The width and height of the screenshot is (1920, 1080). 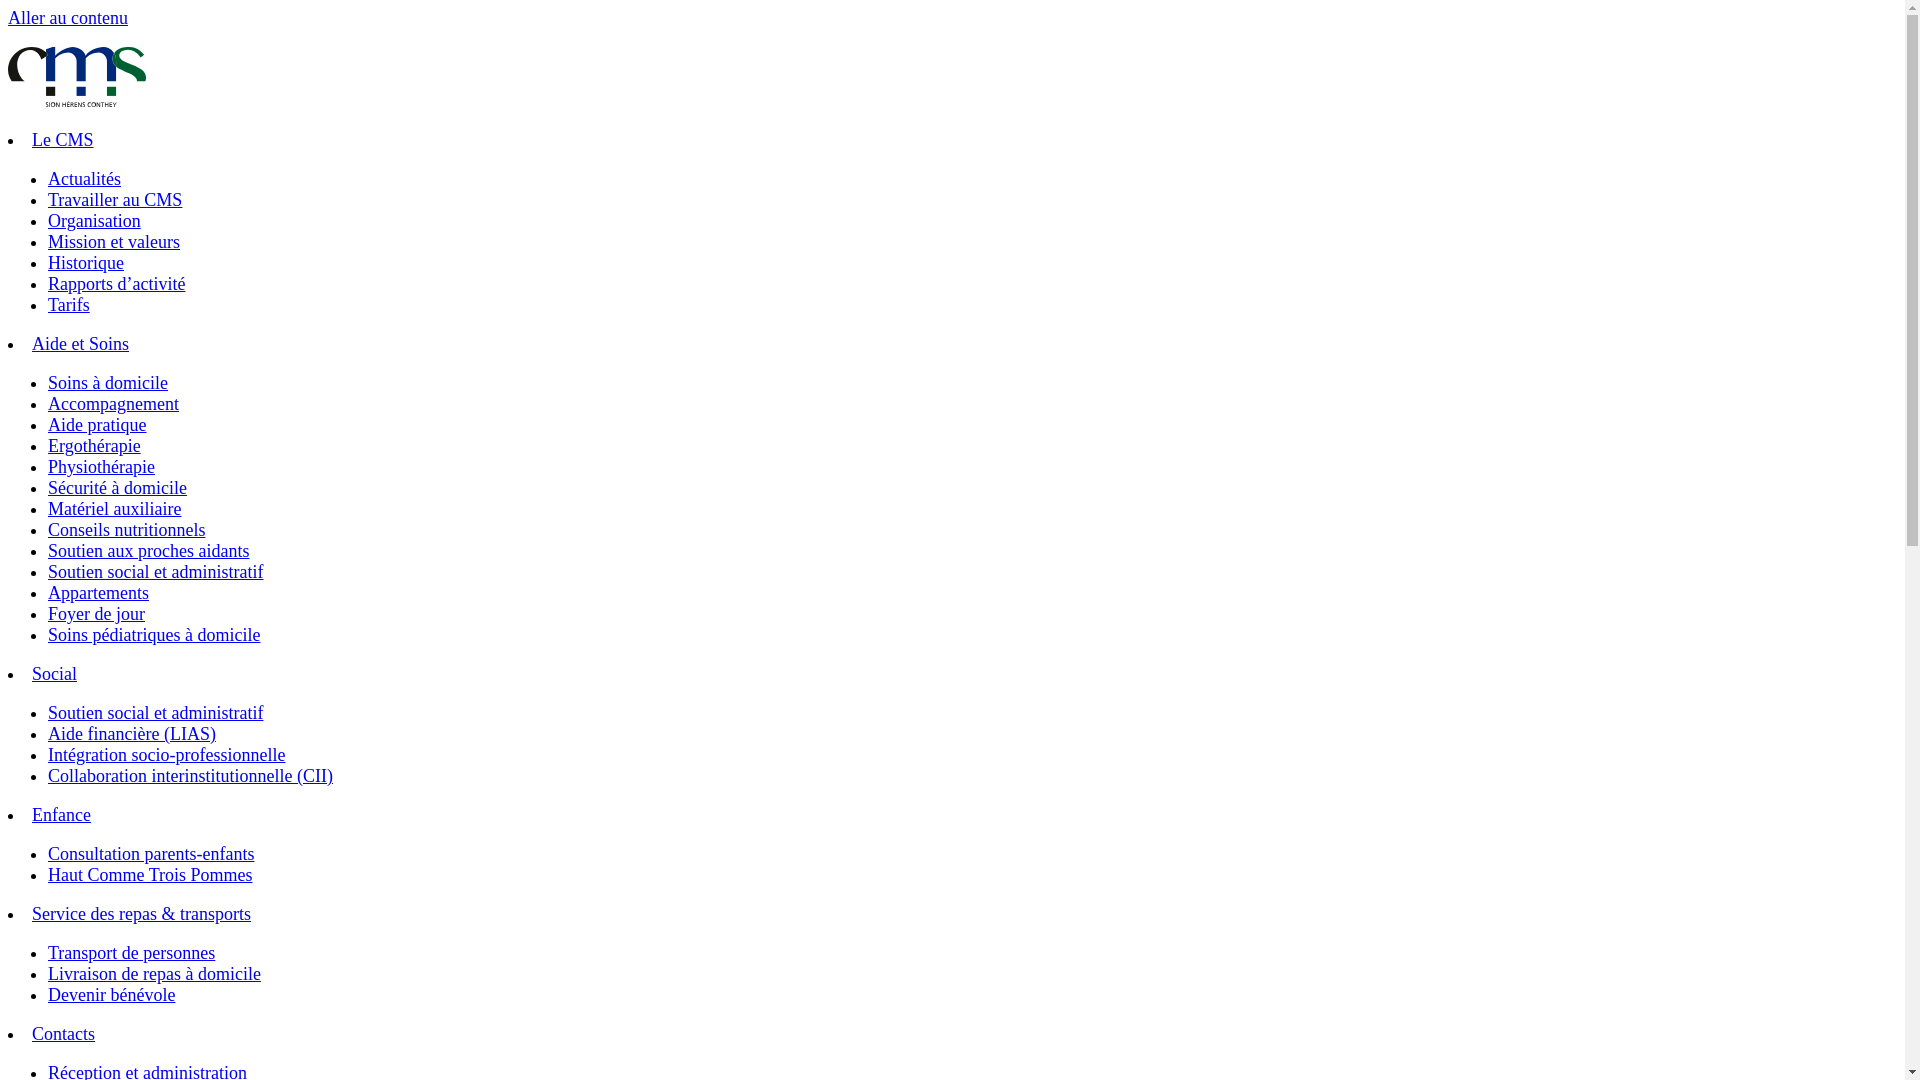 What do you see at coordinates (67, 18) in the screenshot?
I see `'Aller au contenu'` at bounding box center [67, 18].